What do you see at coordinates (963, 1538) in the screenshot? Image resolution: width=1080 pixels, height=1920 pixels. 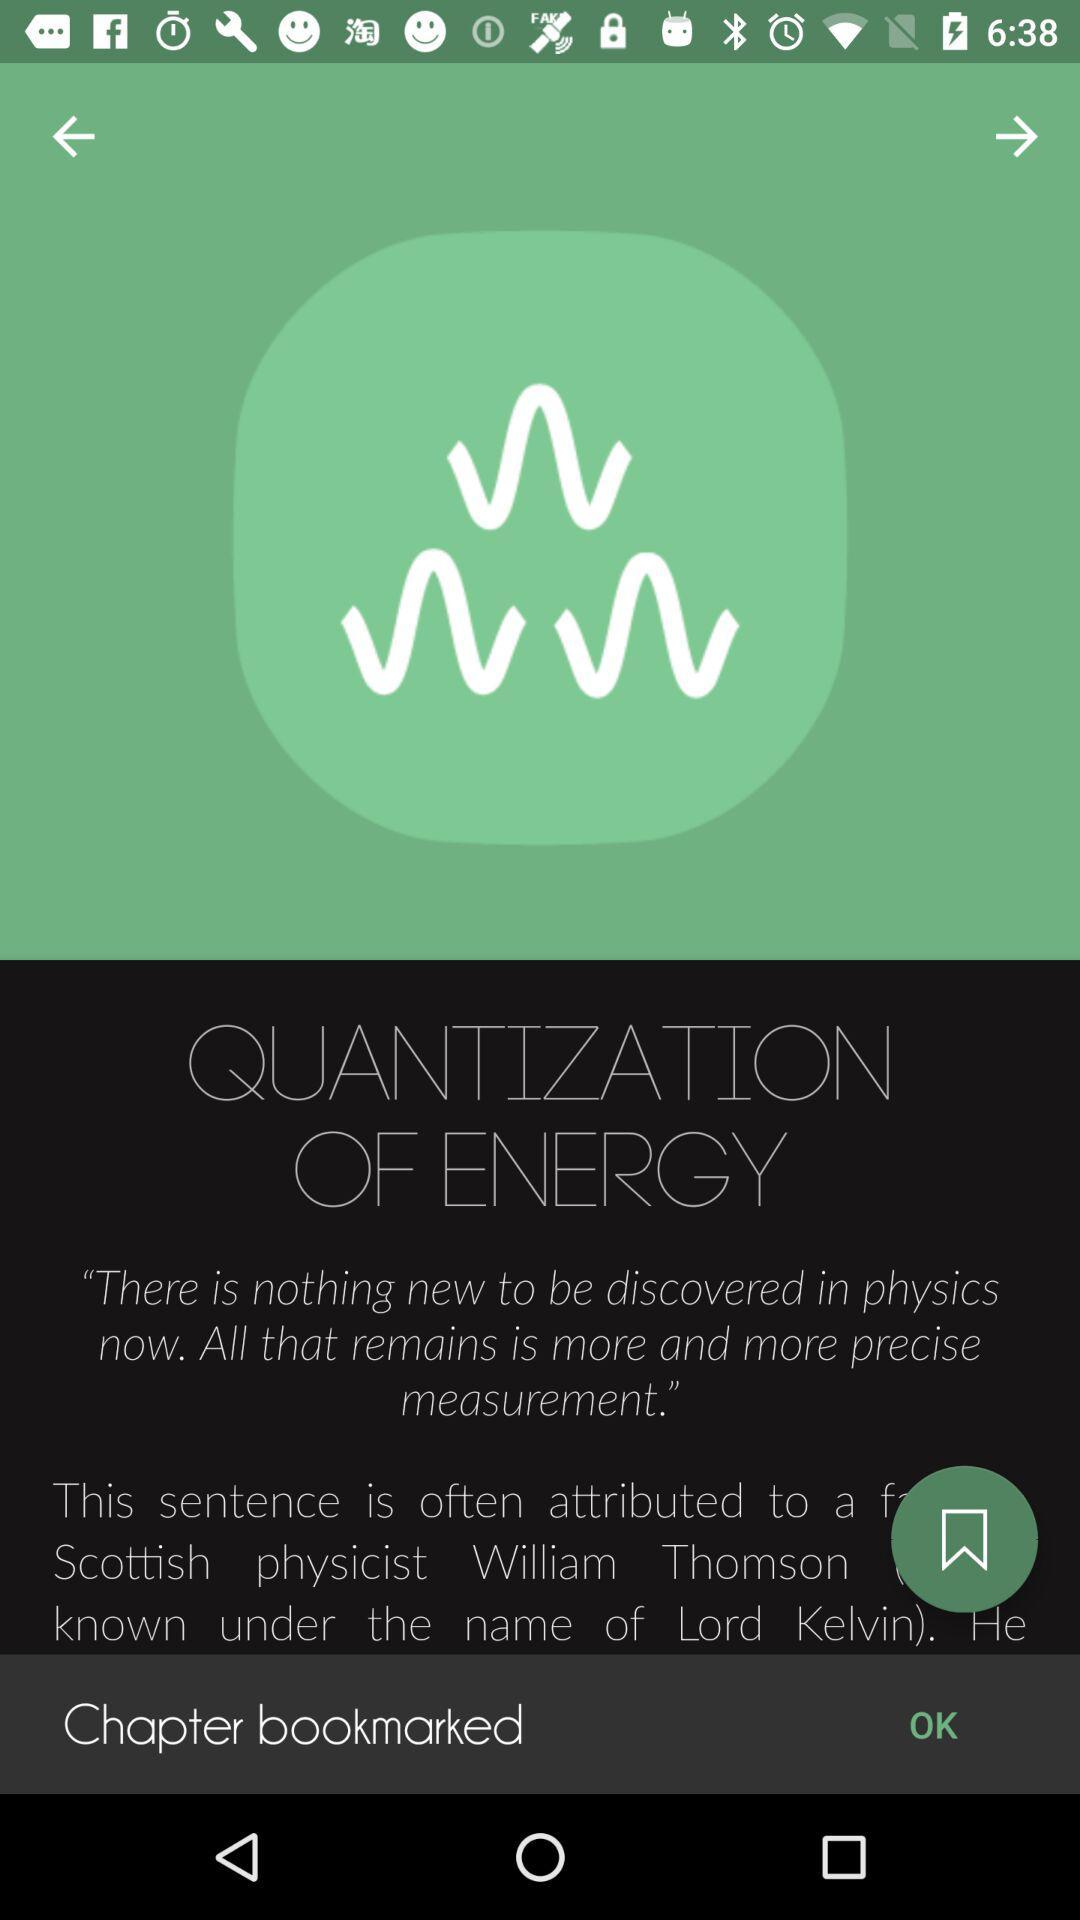 I see `the bookmark icon` at bounding box center [963, 1538].